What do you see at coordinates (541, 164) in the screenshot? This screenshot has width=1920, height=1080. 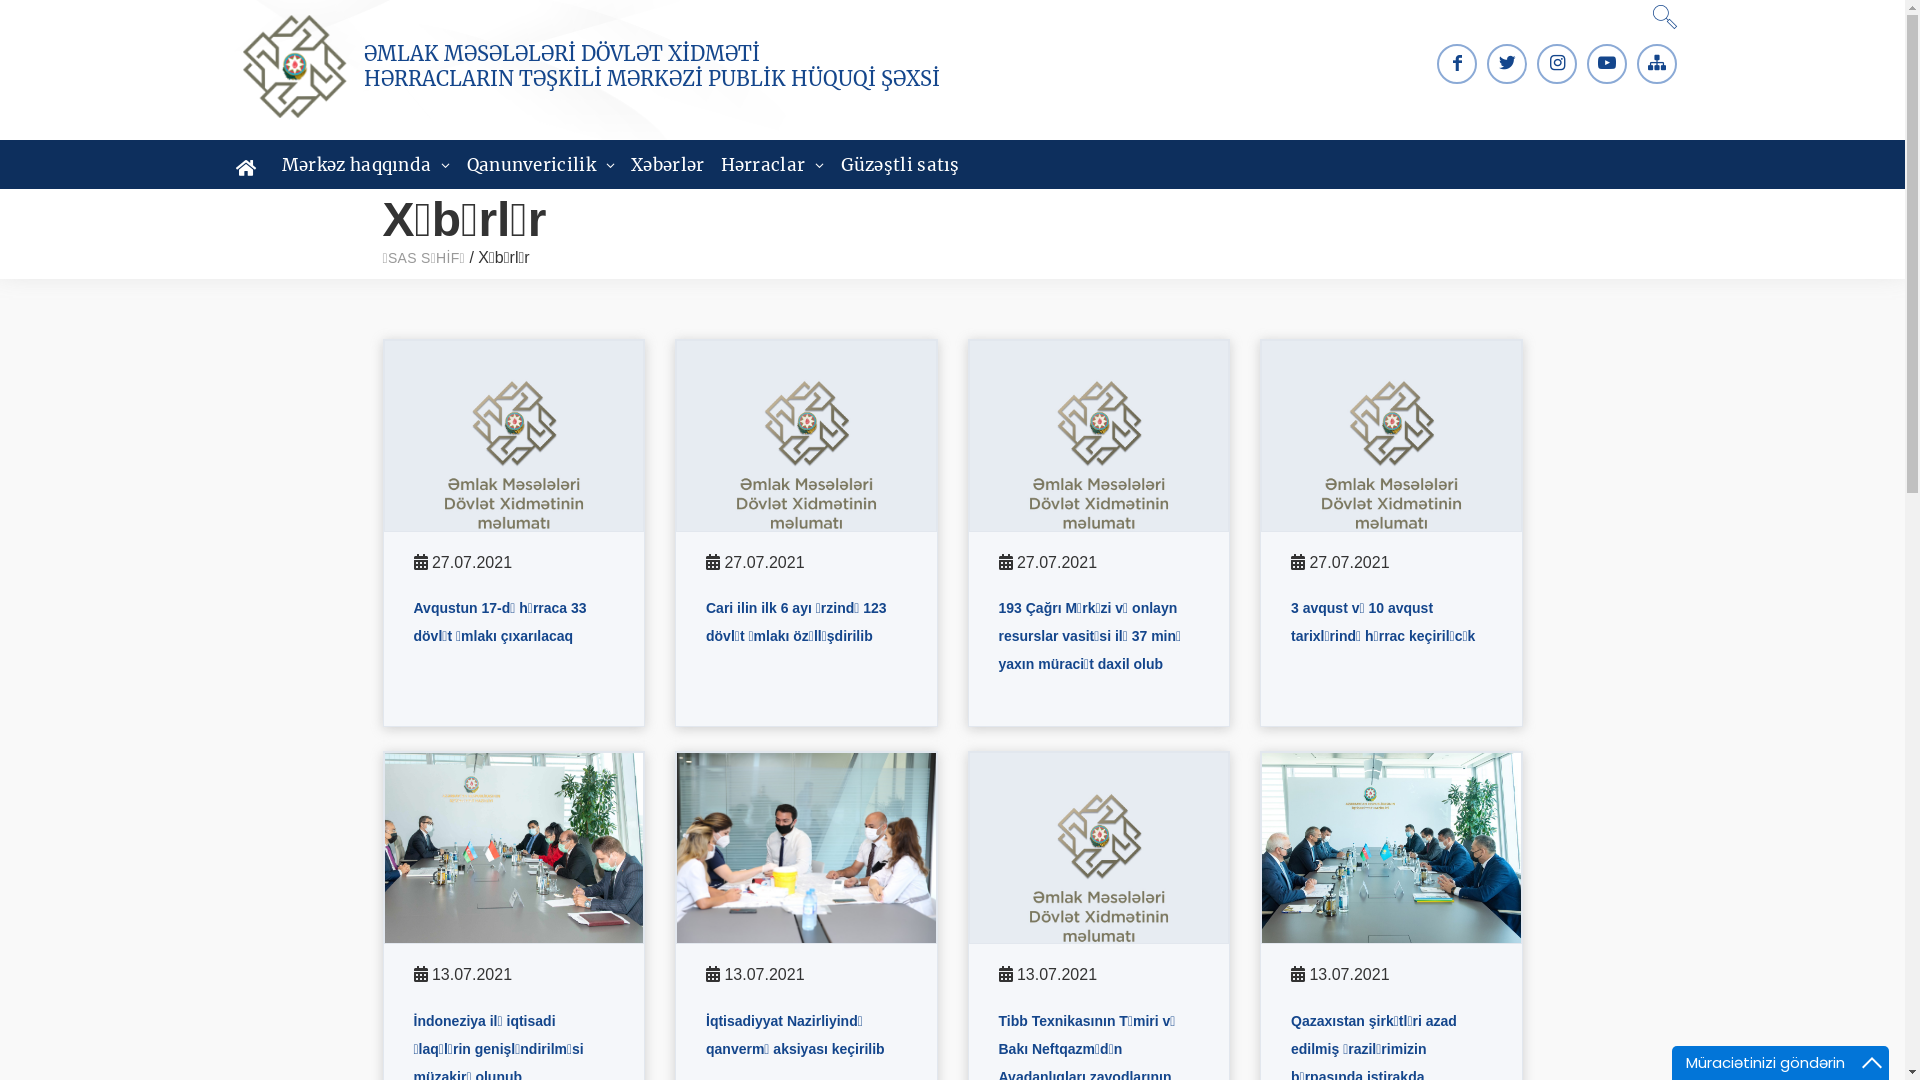 I see `'Qanunvericilik'` at bounding box center [541, 164].